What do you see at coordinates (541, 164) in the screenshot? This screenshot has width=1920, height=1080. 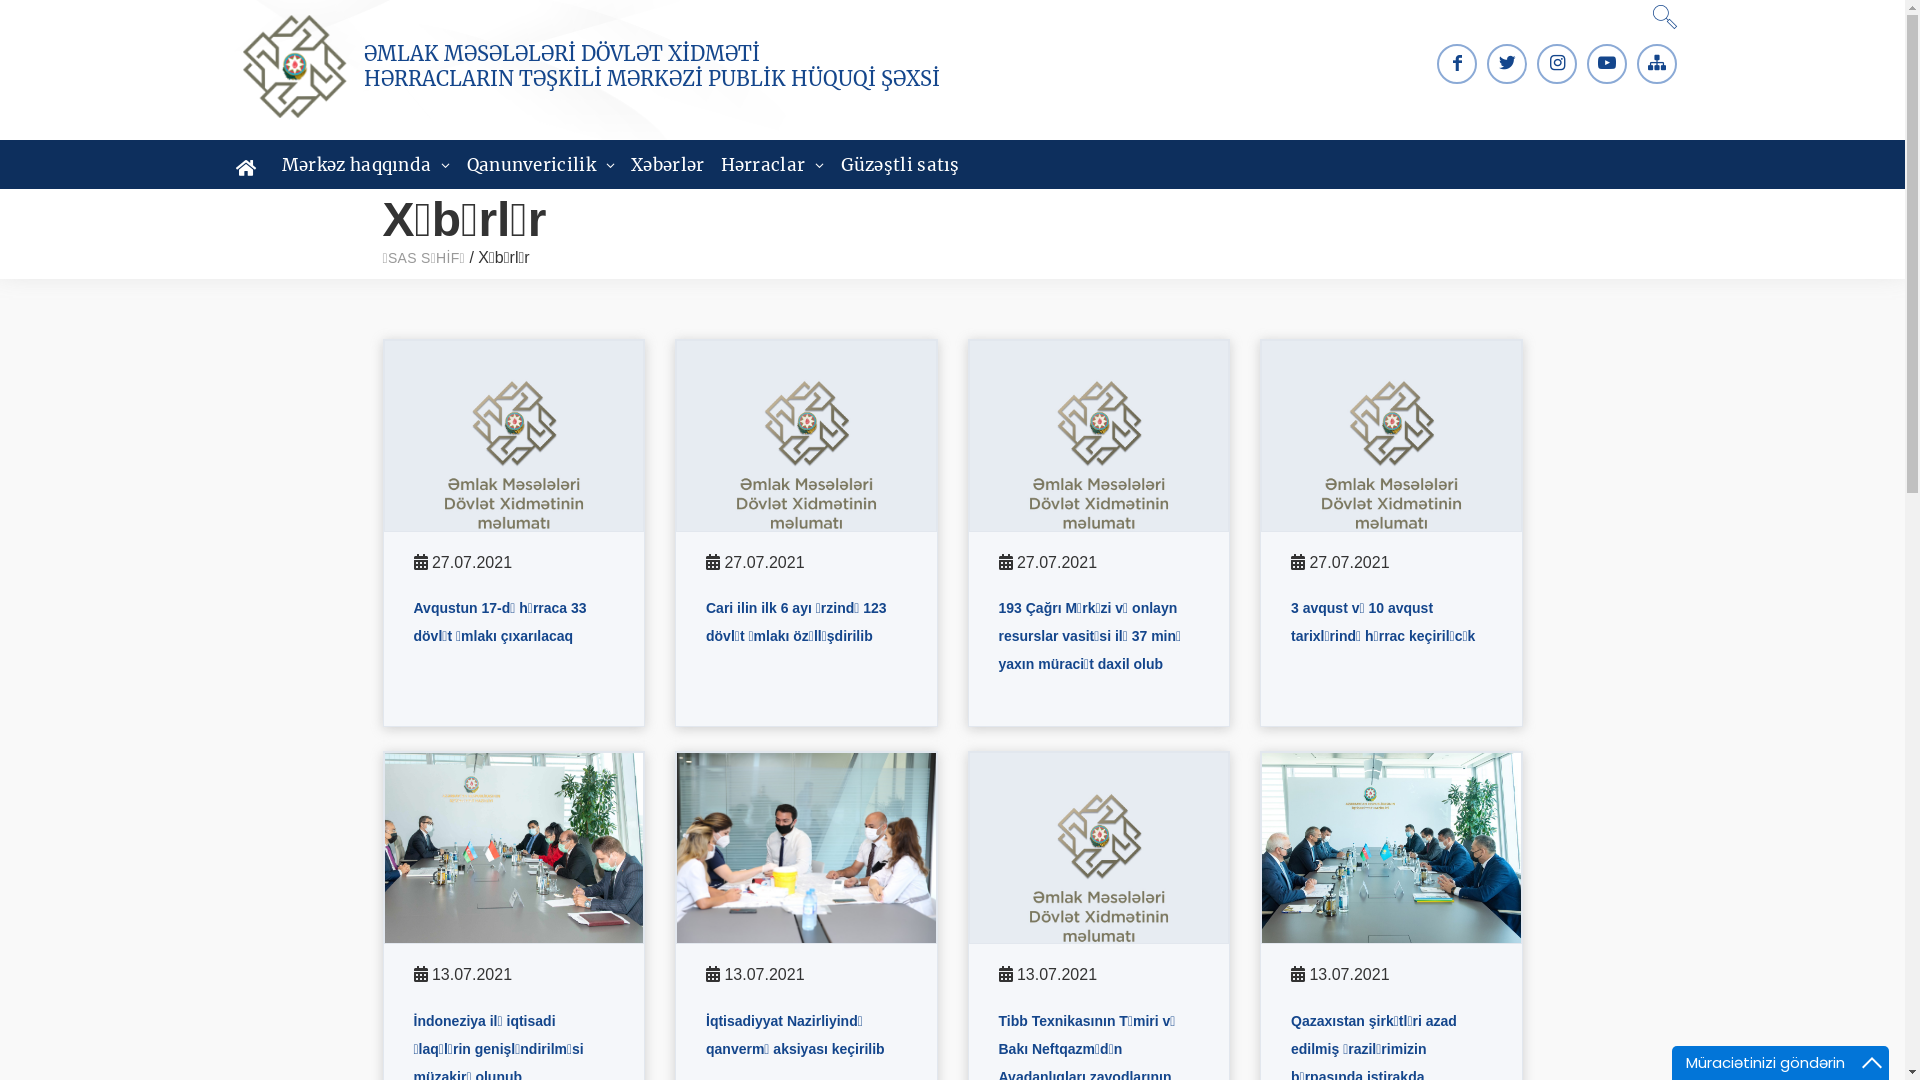 I see `'Qanunvericilik'` at bounding box center [541, 164].